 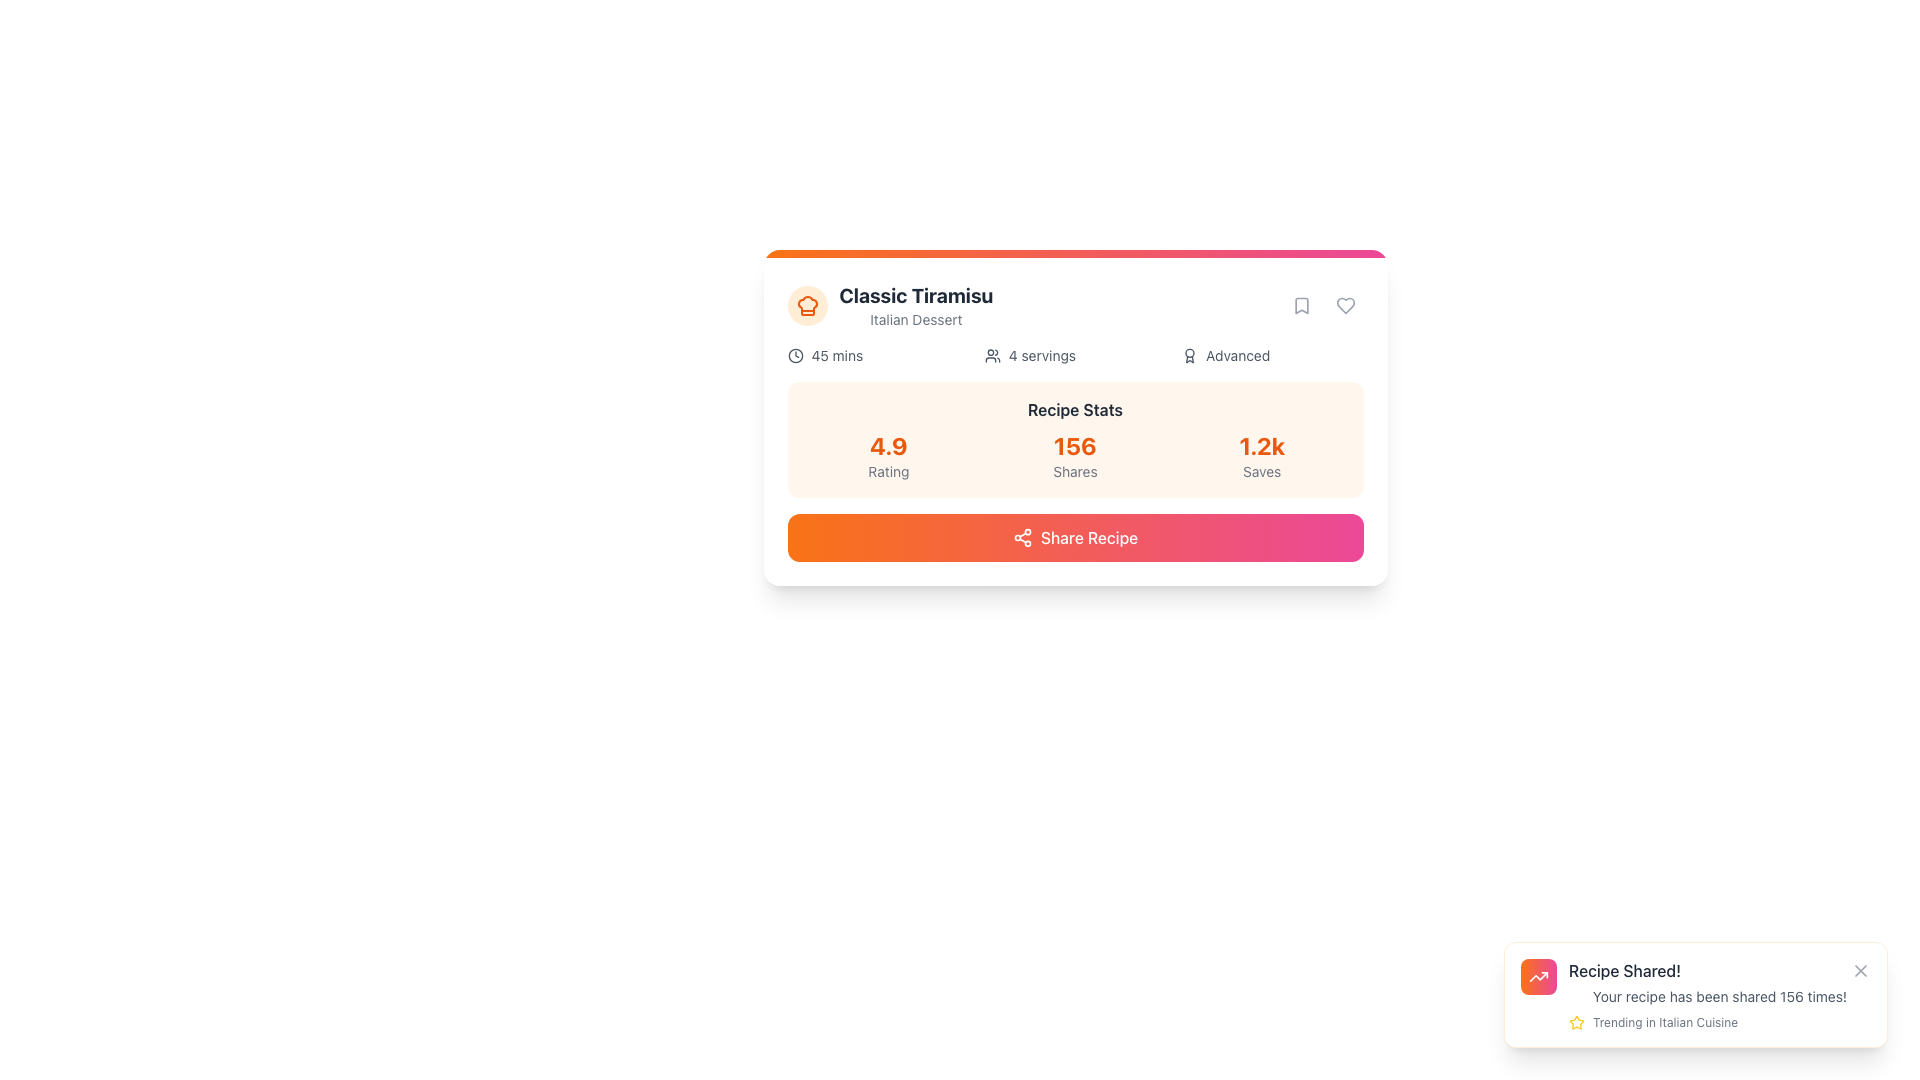 What do you see at coordinates (1074, 253) in the screenshot?
I see `the decorative gradient bar at the top of the card, which transitions from orange to pink and spans the full width of the card` at bounding box center [1074, 253].